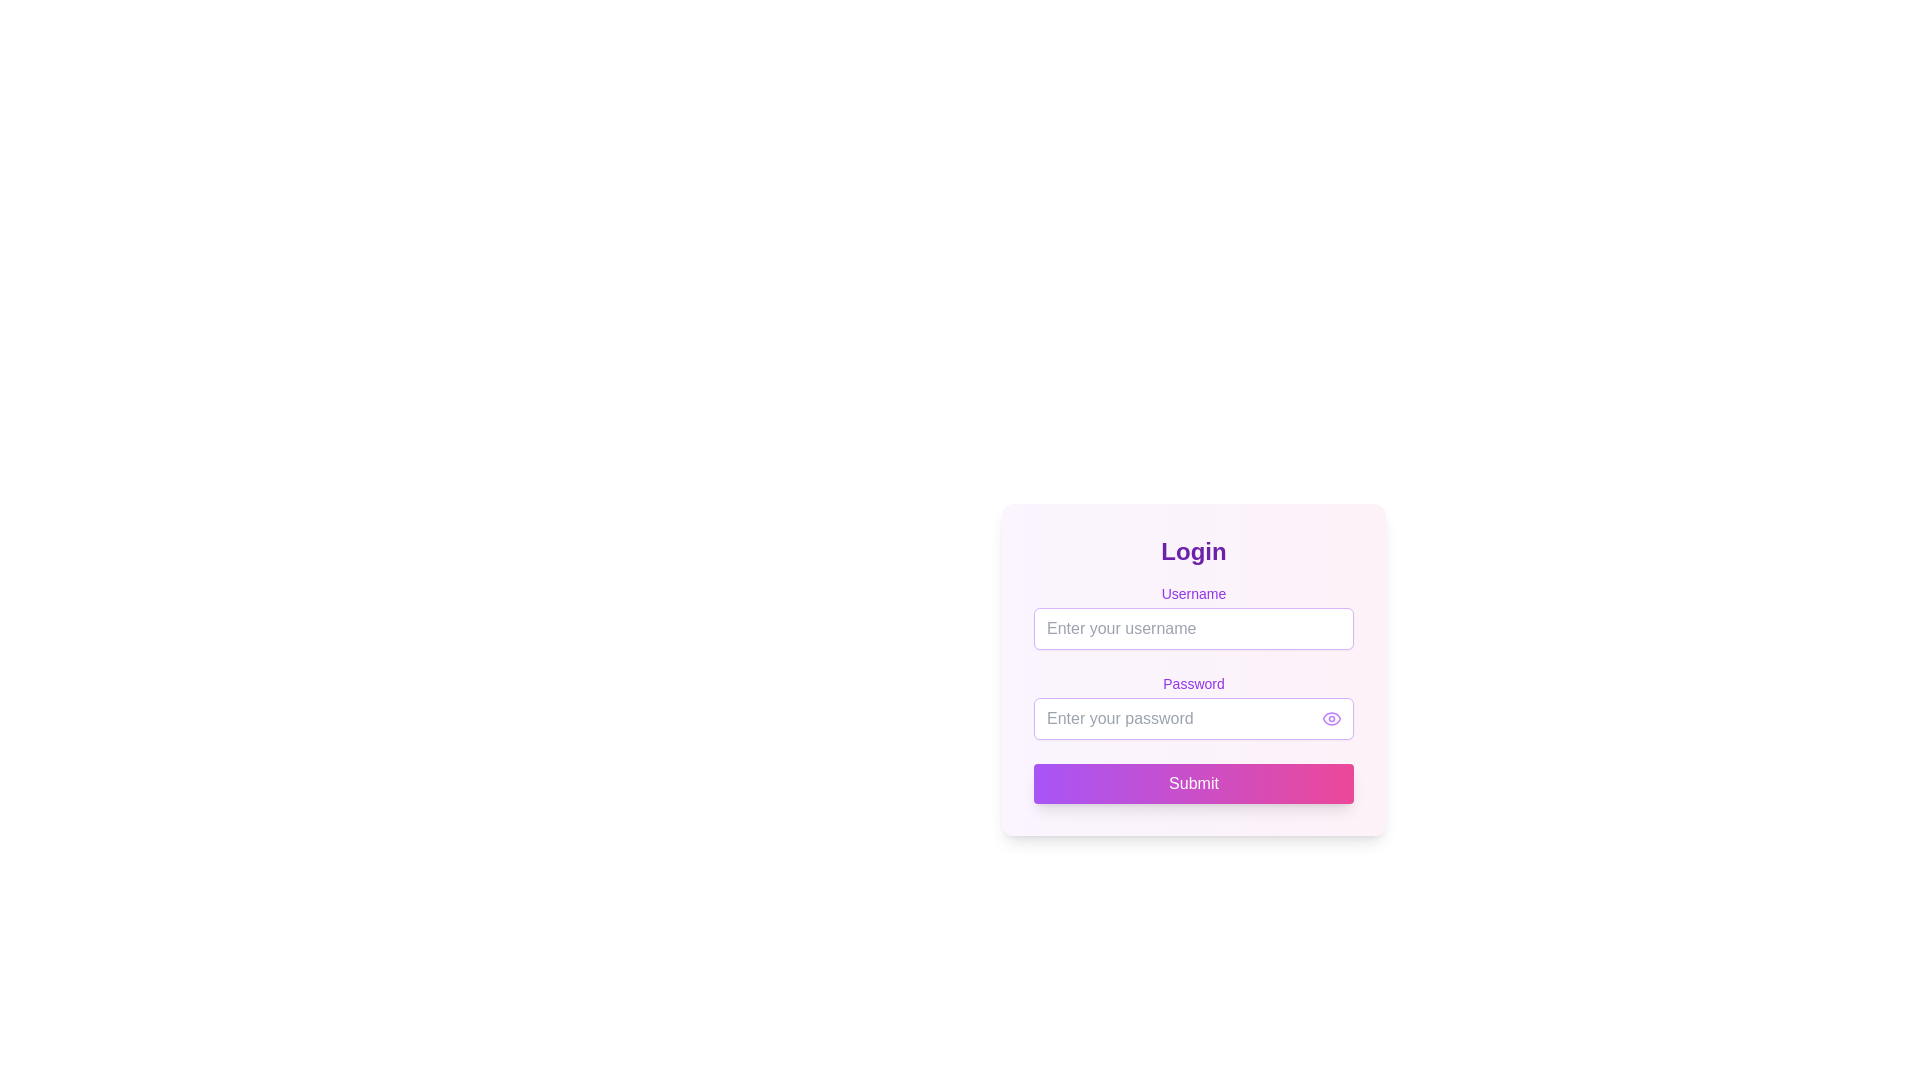  I want to click on the label element for the password input field, which is positioned above the password input and below the username input in the login form, so click(1194, 682).